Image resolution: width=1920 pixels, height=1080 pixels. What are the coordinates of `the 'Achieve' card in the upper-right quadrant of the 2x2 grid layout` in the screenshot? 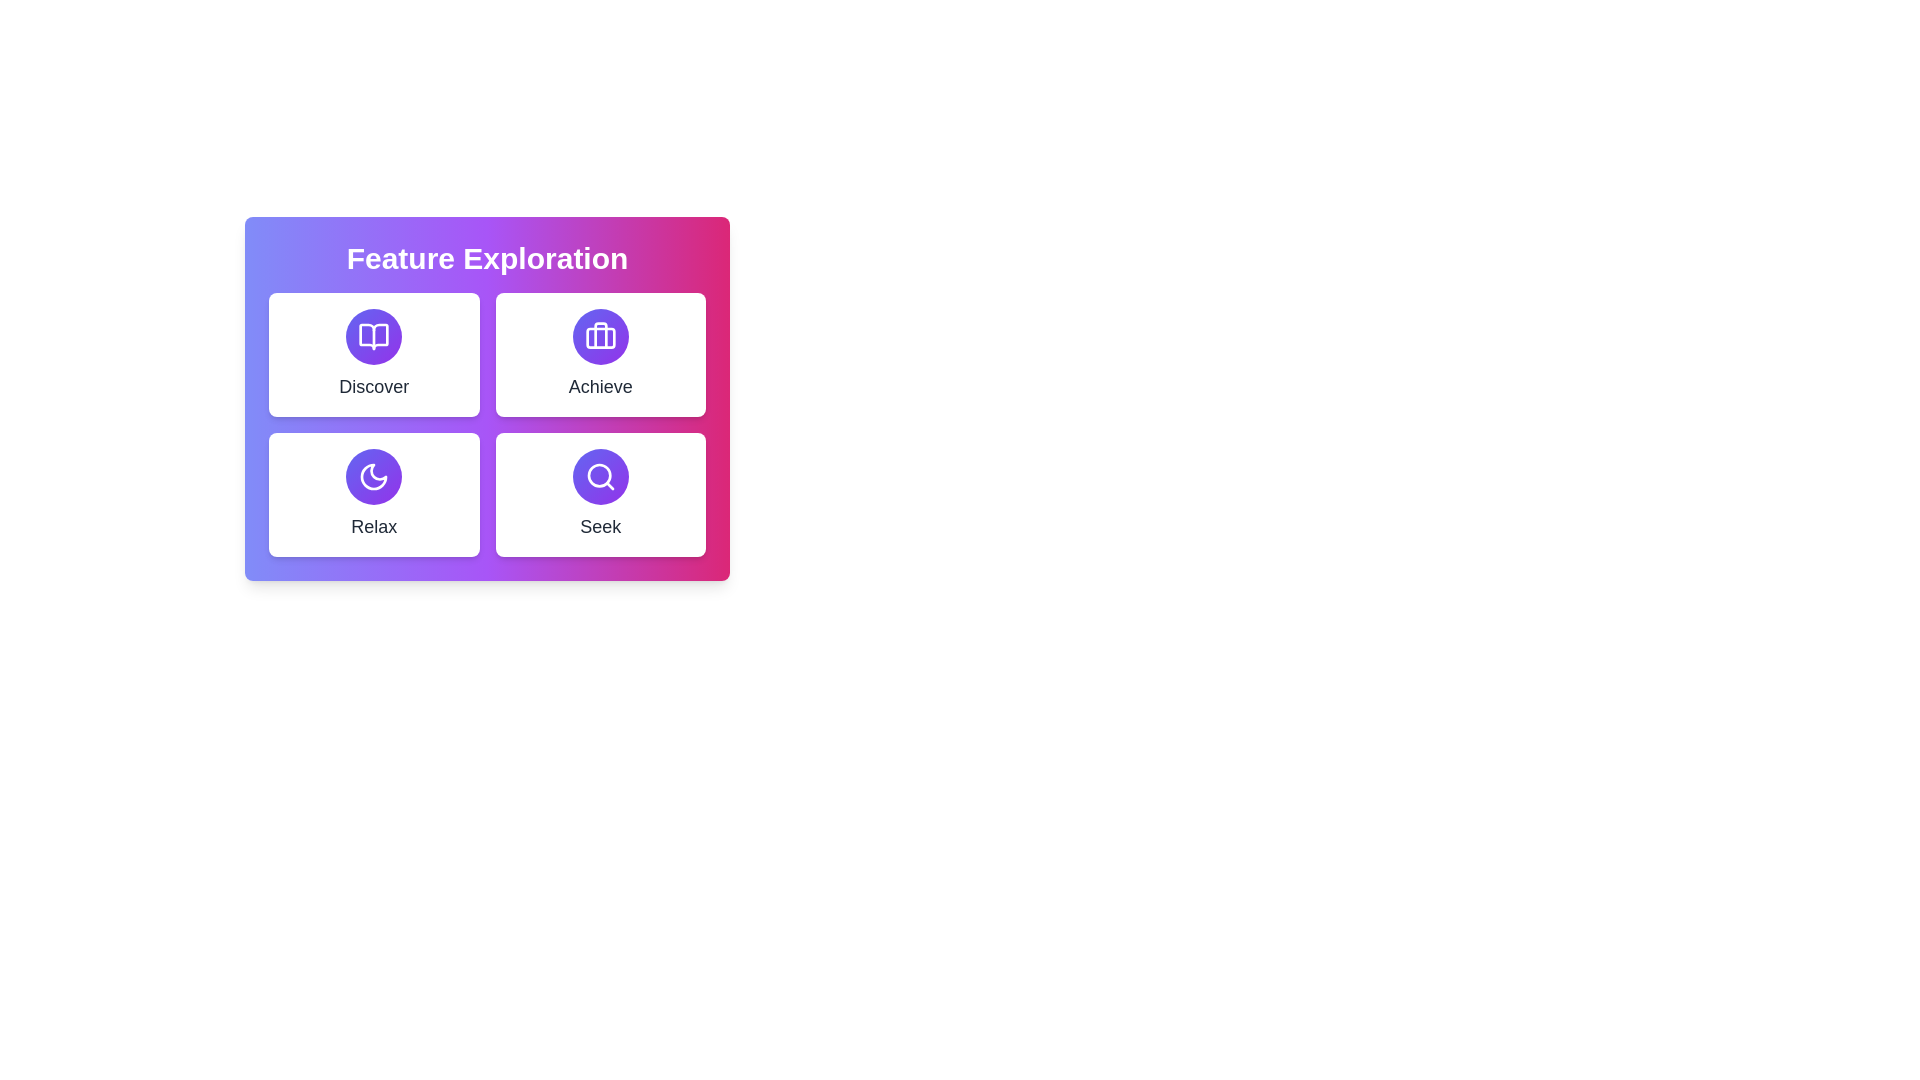 It's located at (599, 353).